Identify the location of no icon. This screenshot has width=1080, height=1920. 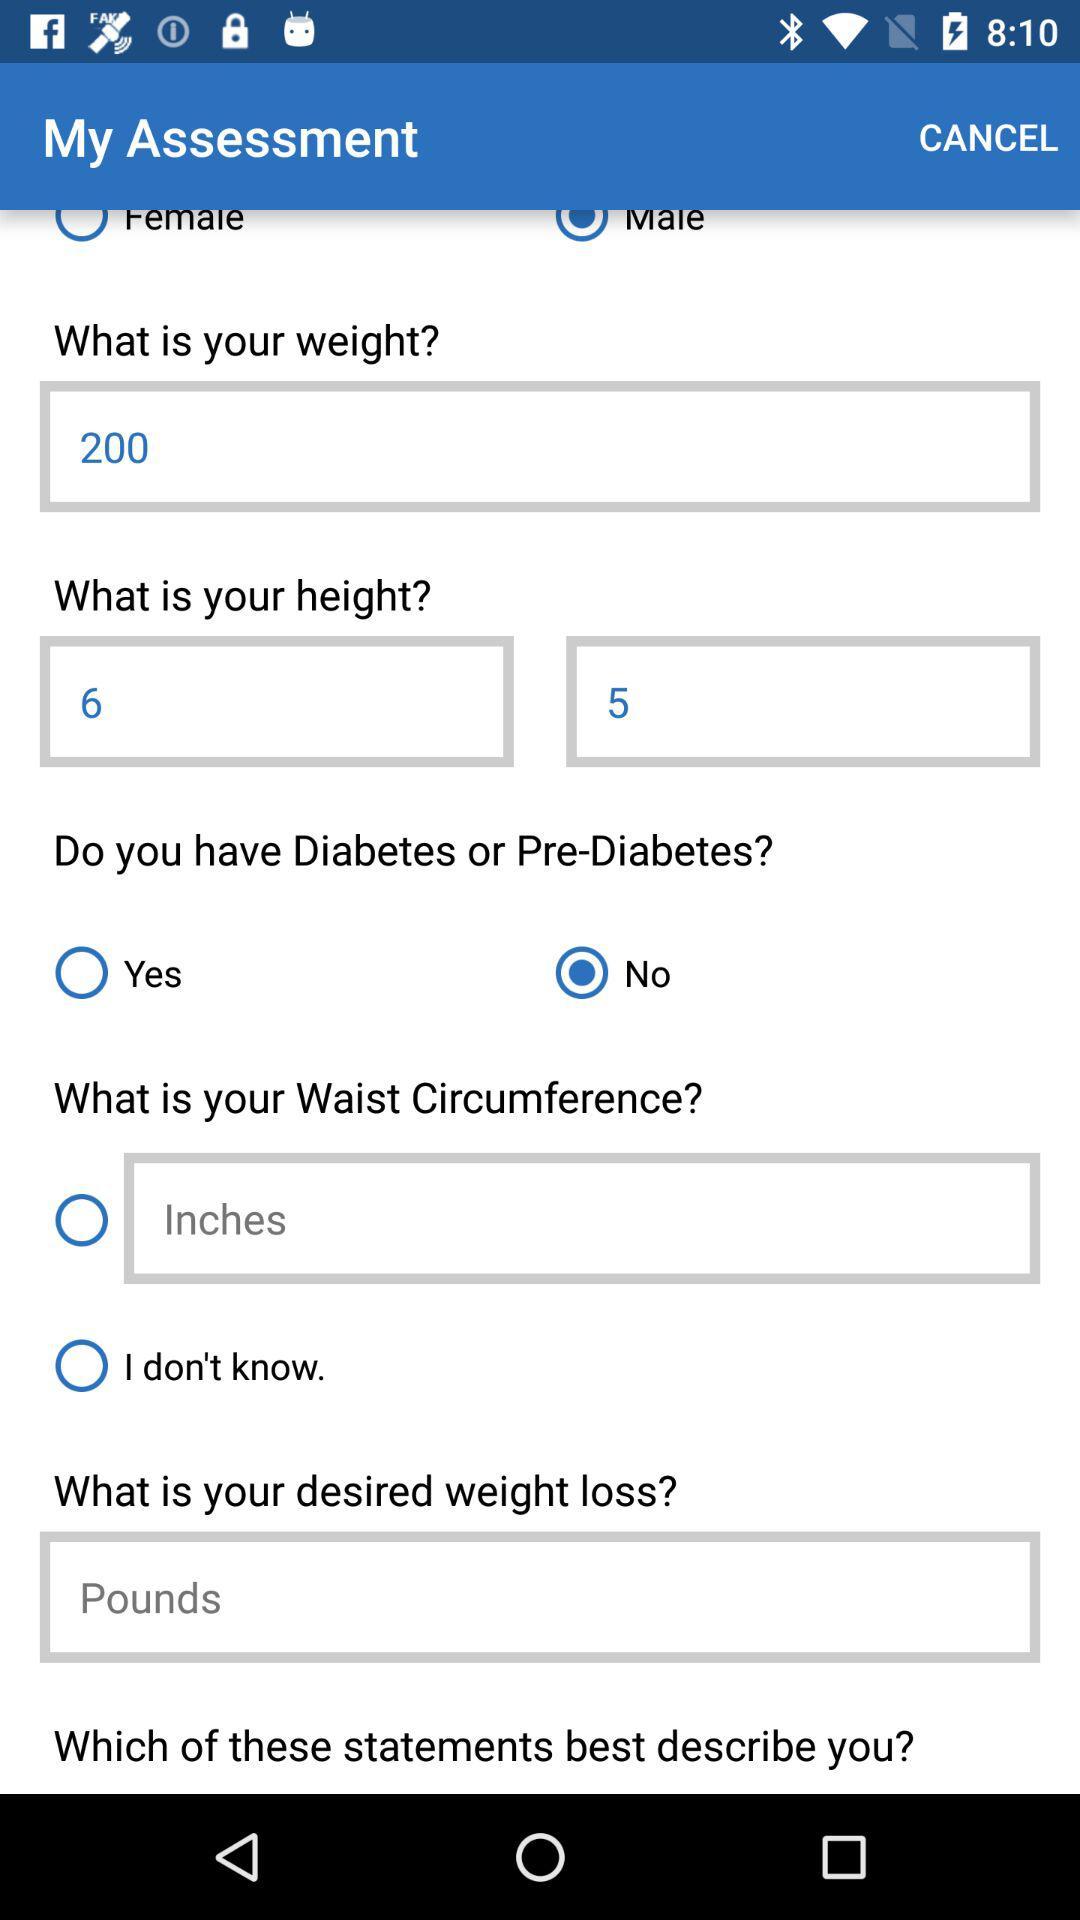
(789, 972).